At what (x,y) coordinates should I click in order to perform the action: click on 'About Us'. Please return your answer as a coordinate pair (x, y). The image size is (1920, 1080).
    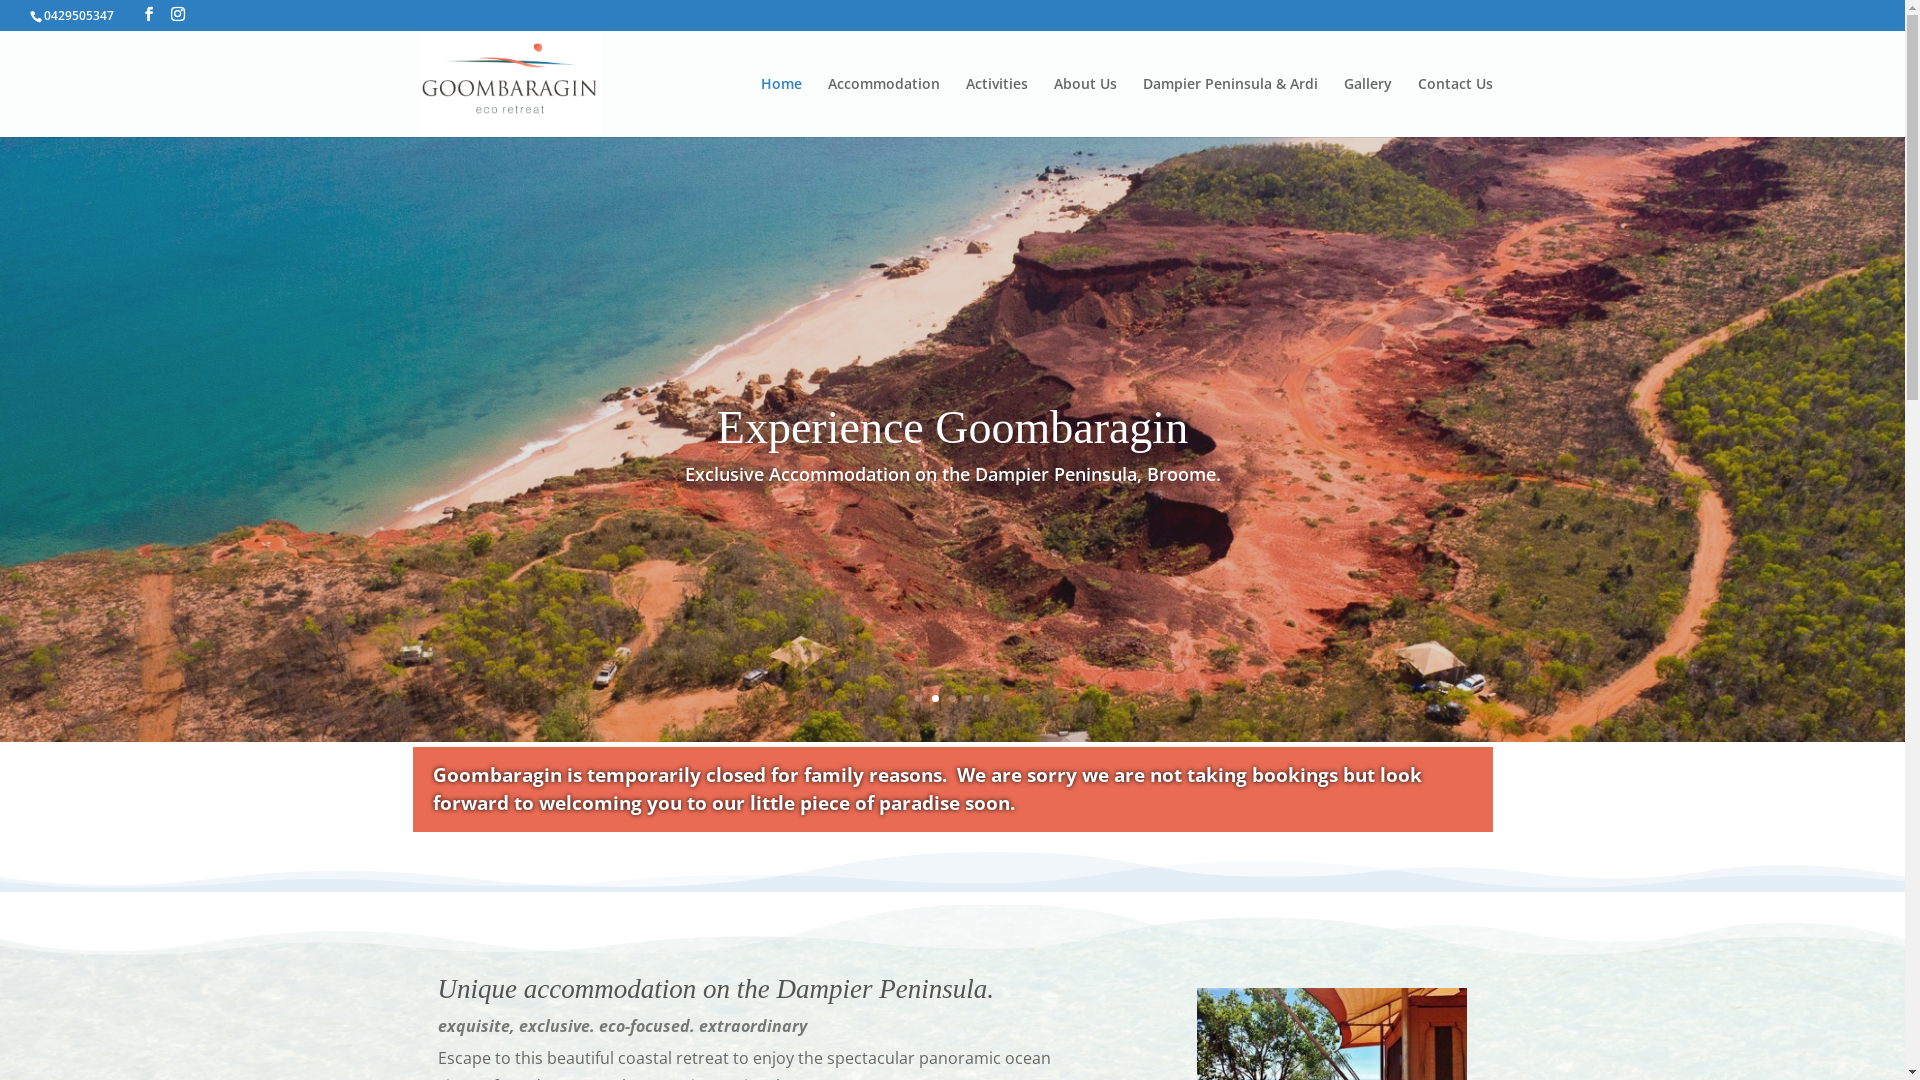
    Looking at the image, I should click on (1084, 107).